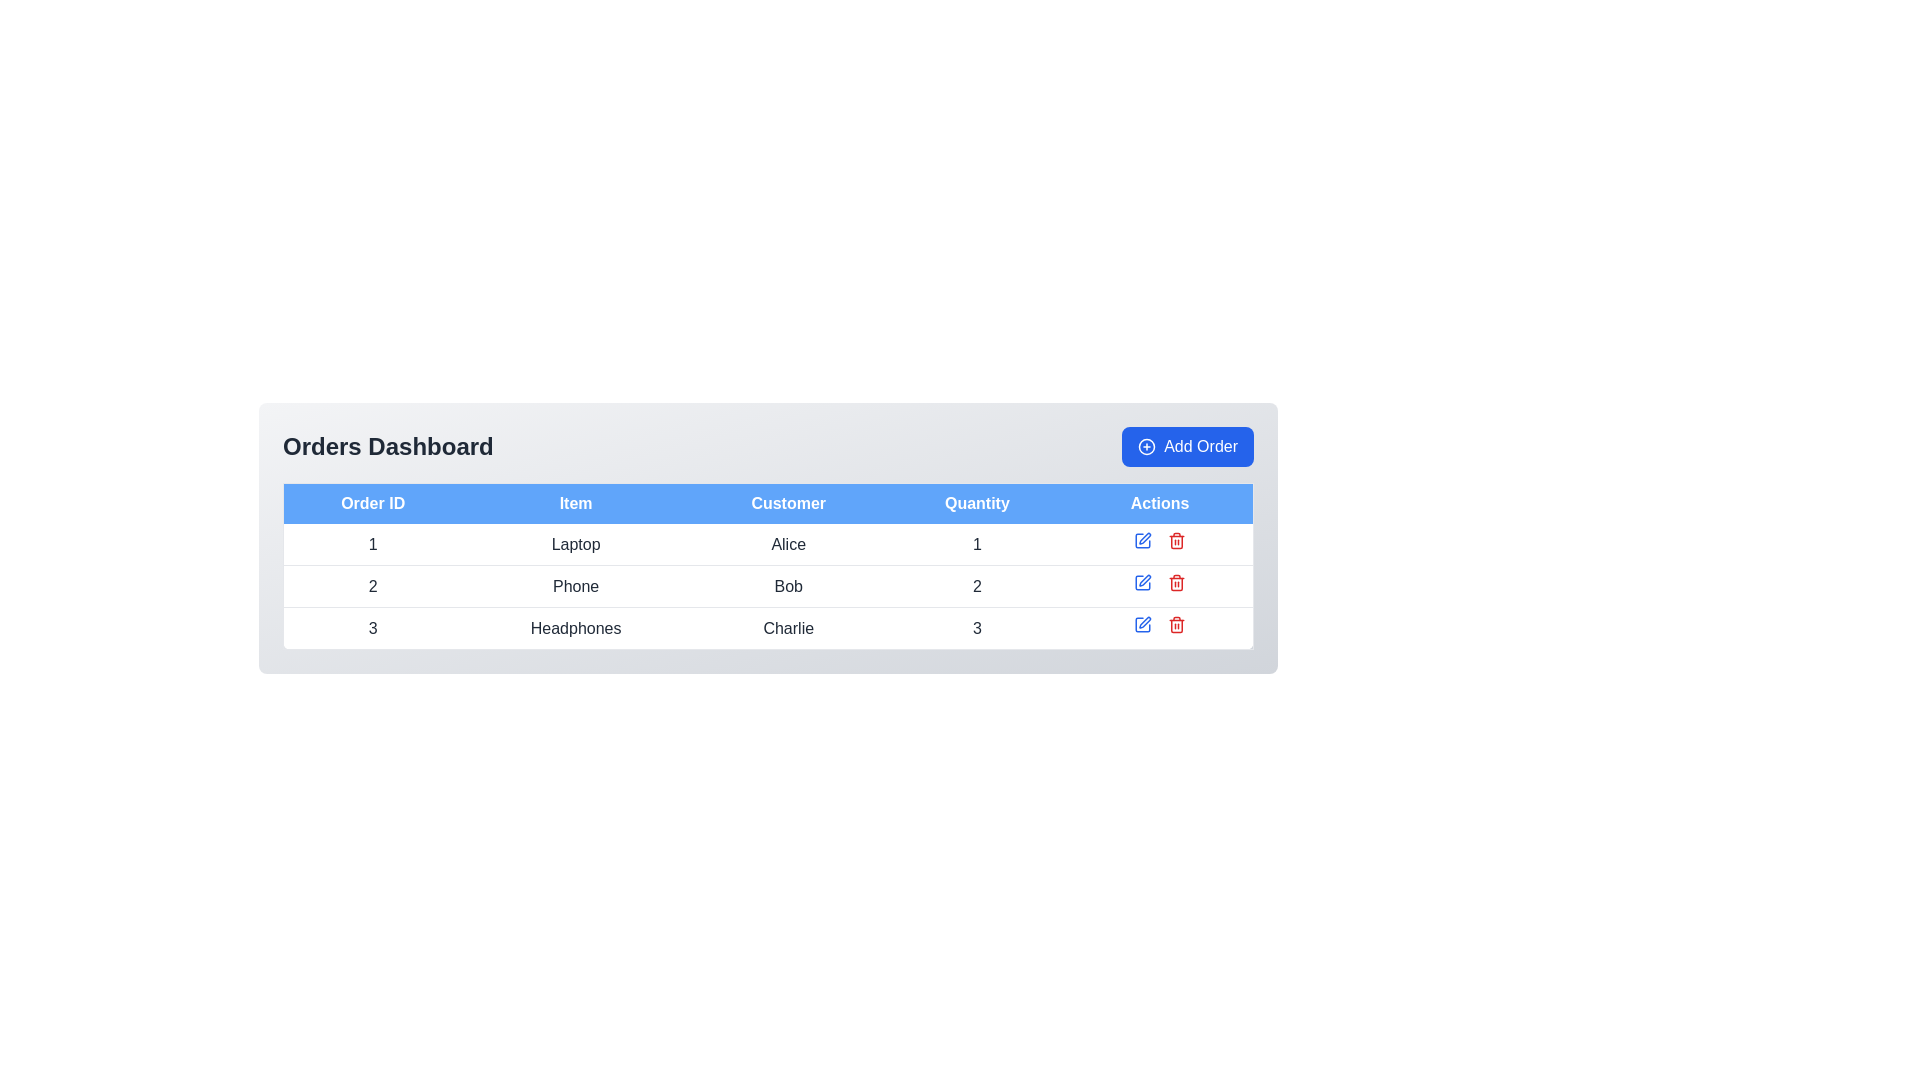 Image resolution: width=1920 pixels, height=1080 pixels. What do you see at coordinates (372, 585) in the screenshot?
I see `the static identifier Text block for the order in the table located in the first column of the second row under the 'Order ID' label` at bounding box center [372, 585].